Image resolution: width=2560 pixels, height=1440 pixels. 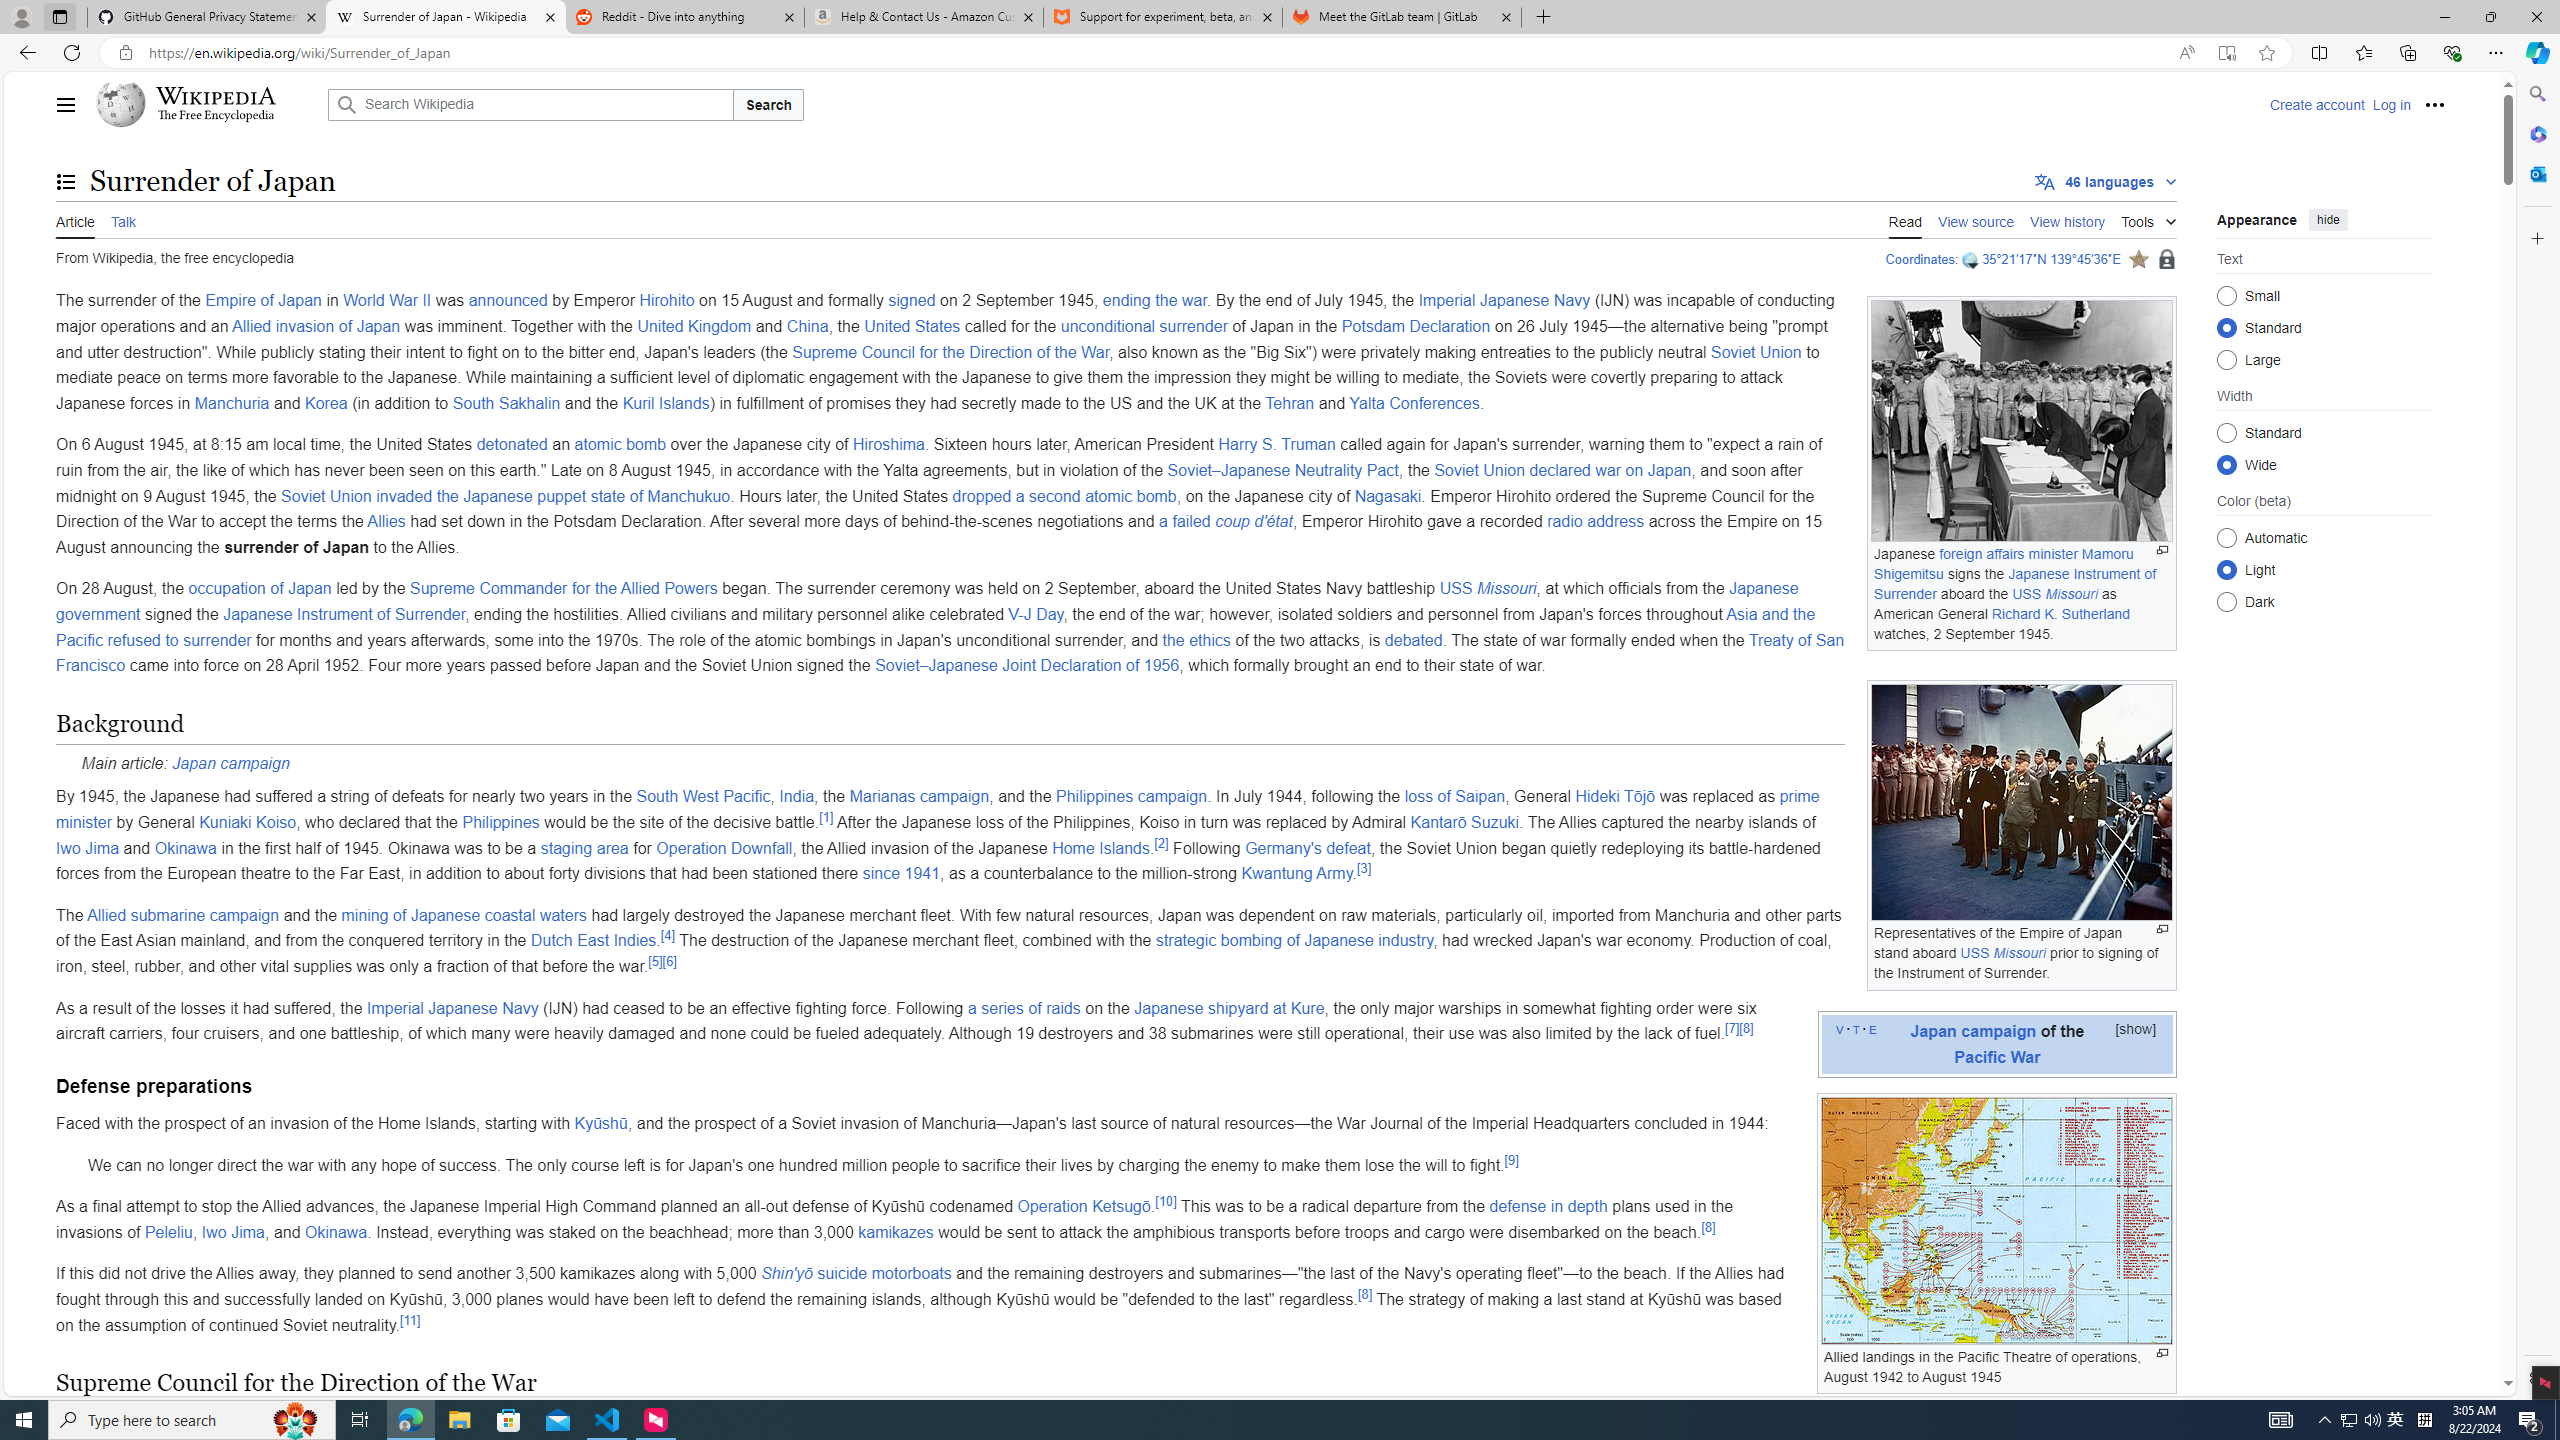 I want to click on '[show]', so click(x=2135, y=1027).